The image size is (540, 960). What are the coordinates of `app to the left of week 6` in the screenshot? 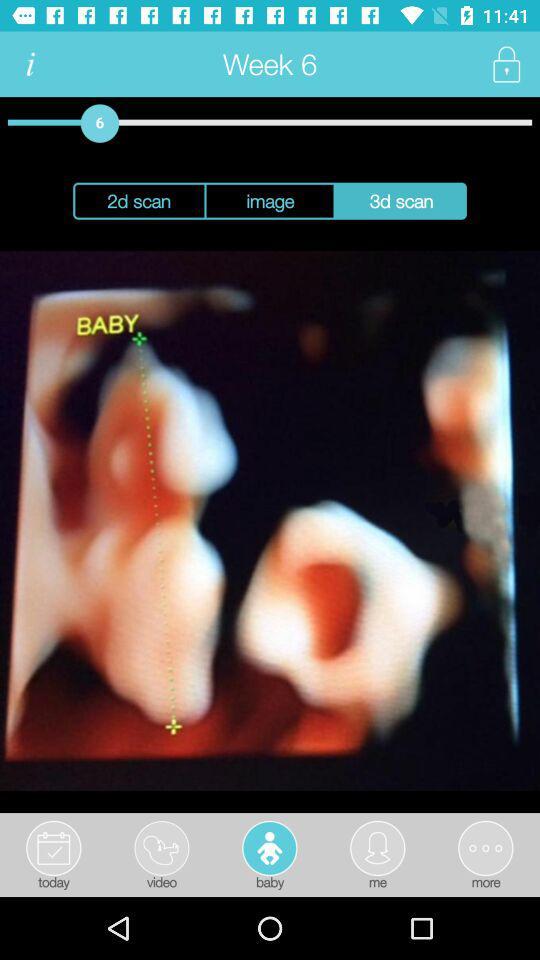 It's located at (29, 64).